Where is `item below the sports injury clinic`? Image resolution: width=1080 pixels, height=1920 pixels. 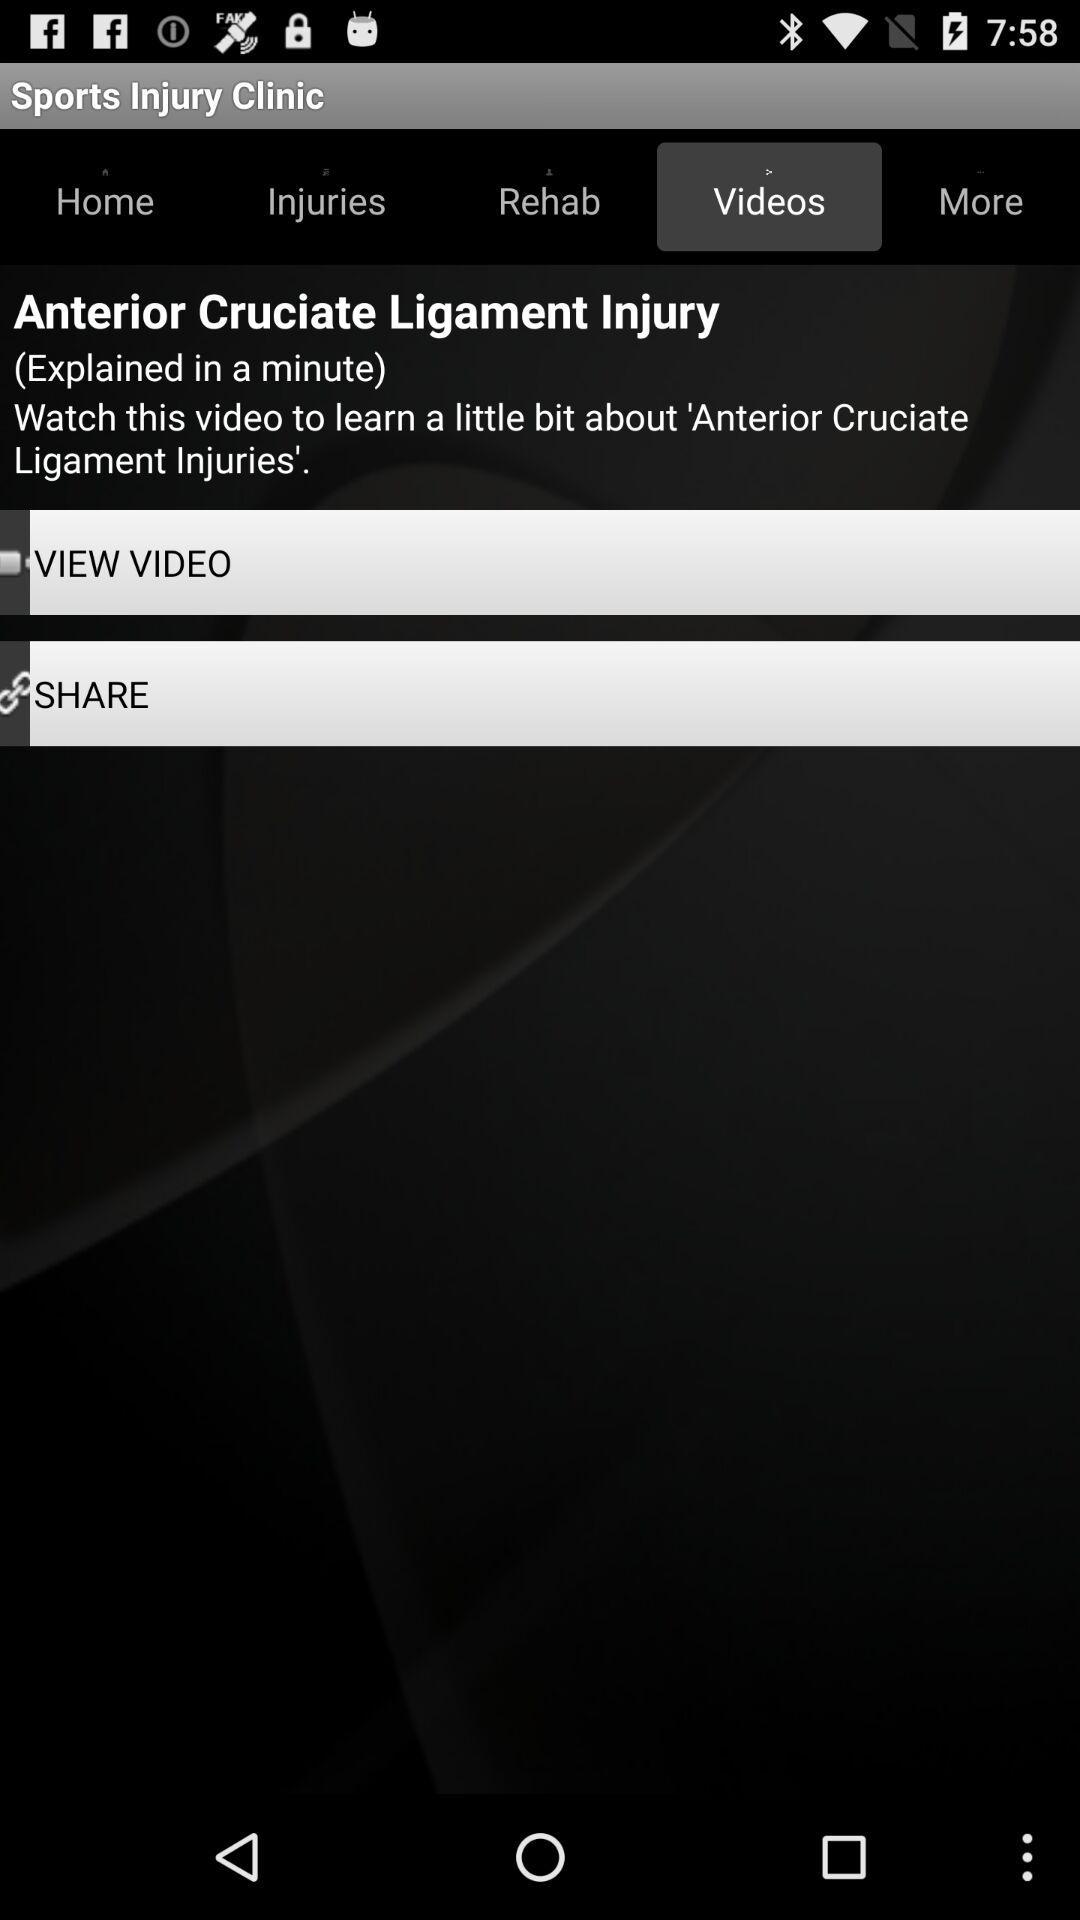
item below the sports injury clinic is located at coordinates (768, 196).